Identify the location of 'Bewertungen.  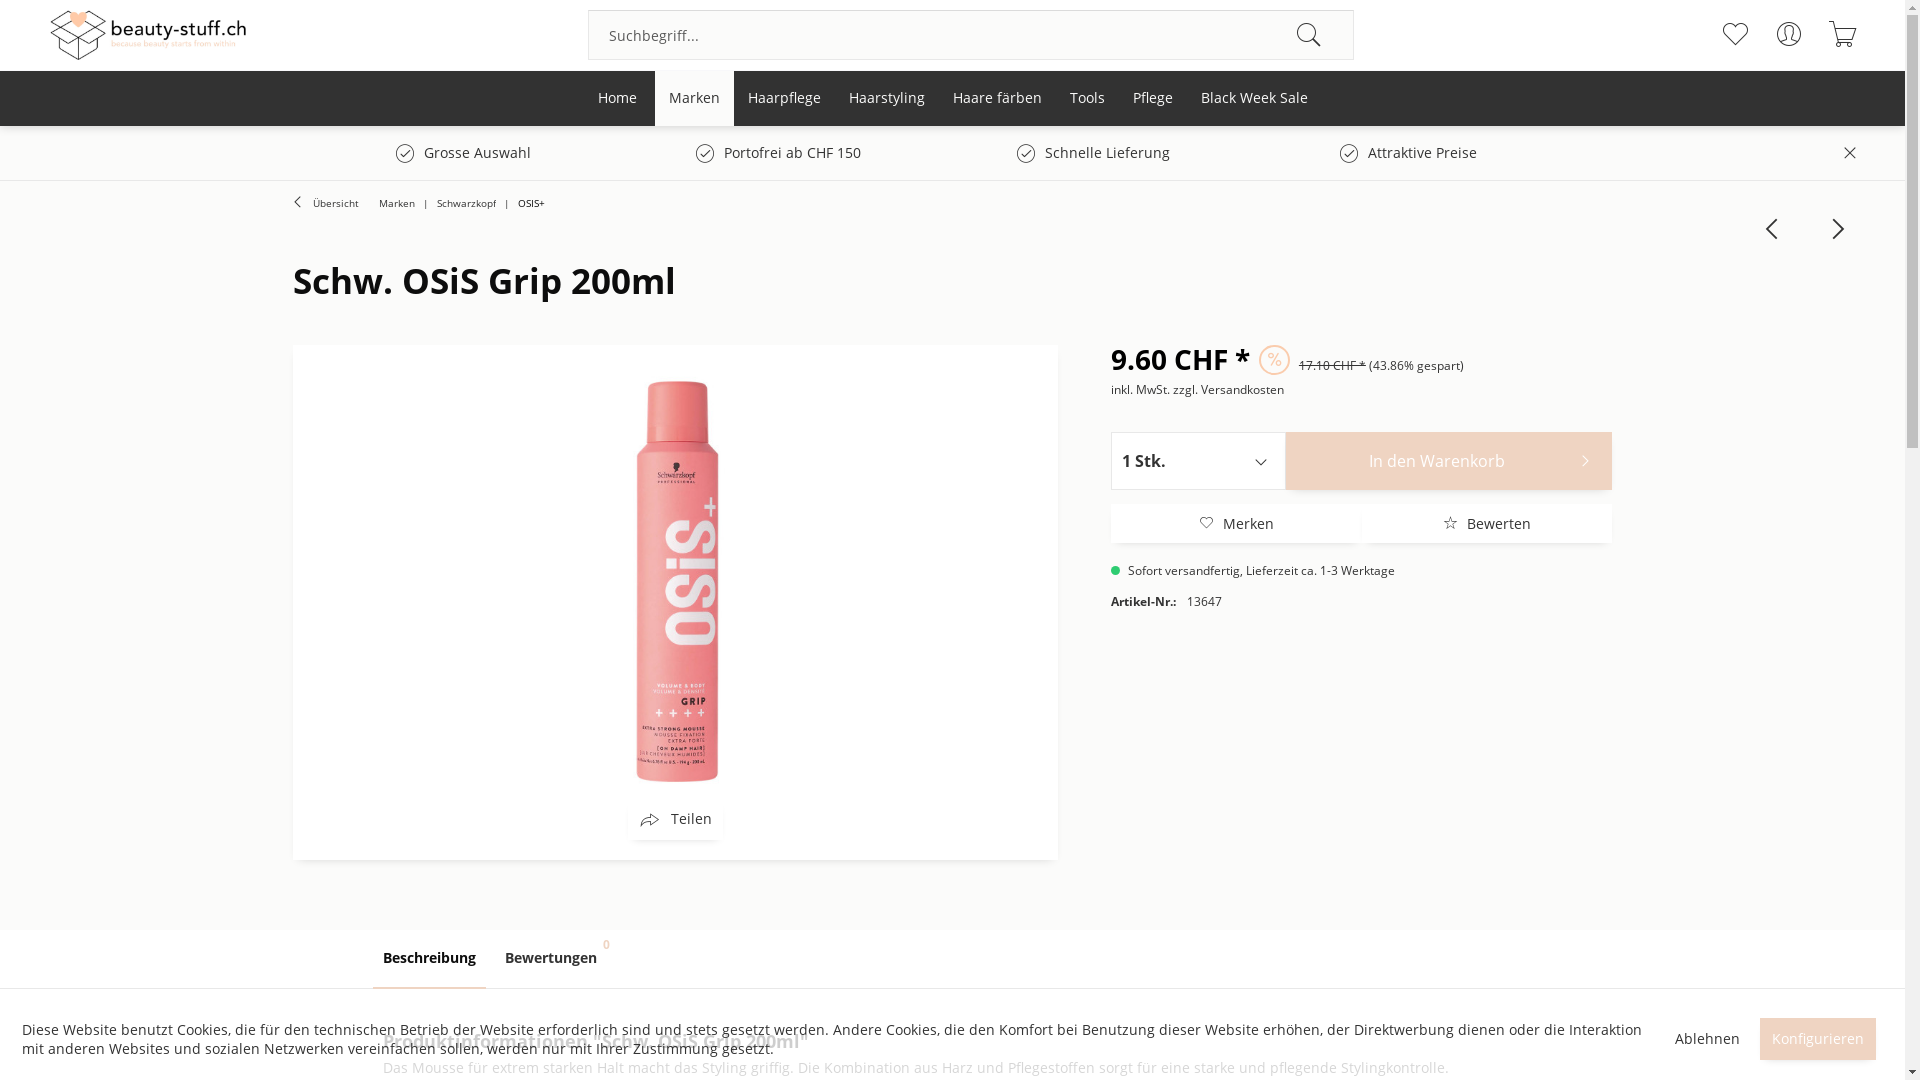
(494, 959).